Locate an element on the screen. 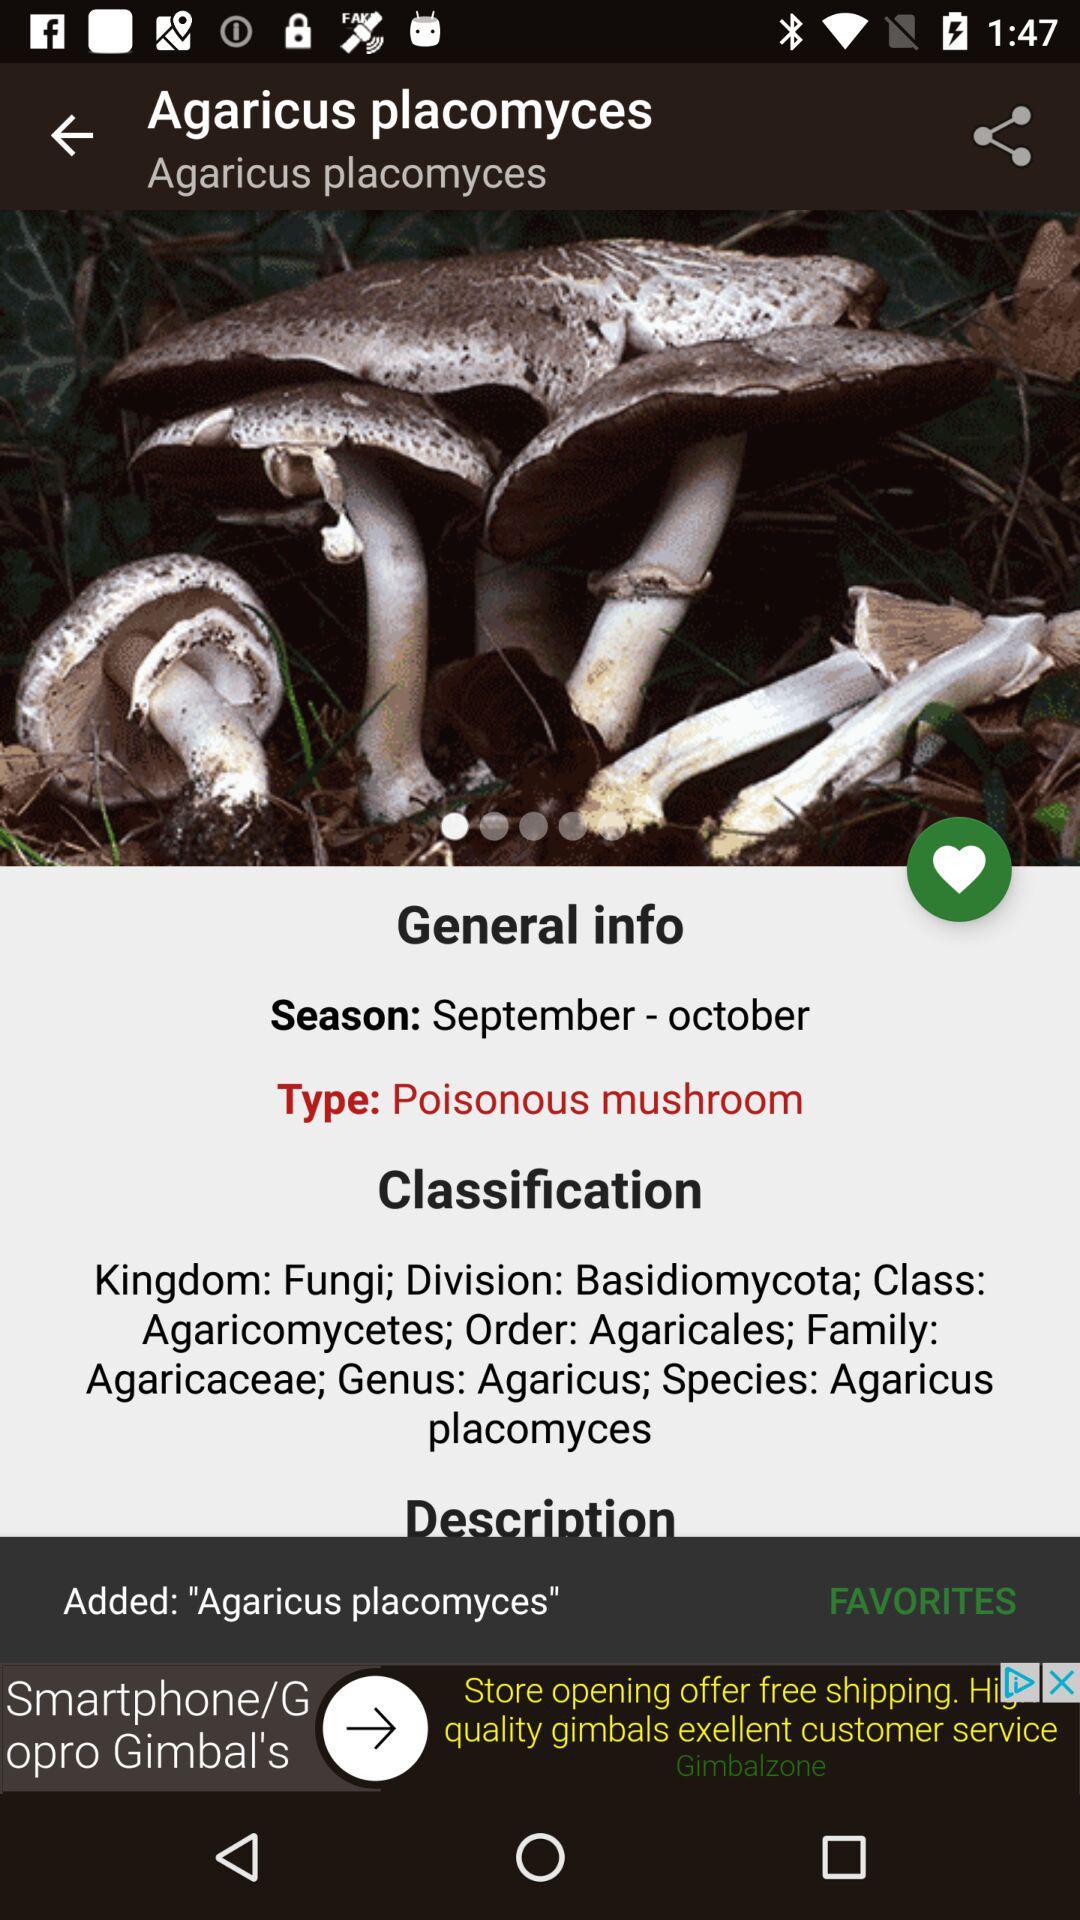  the favorite icon is located at coordinates (958, 869).